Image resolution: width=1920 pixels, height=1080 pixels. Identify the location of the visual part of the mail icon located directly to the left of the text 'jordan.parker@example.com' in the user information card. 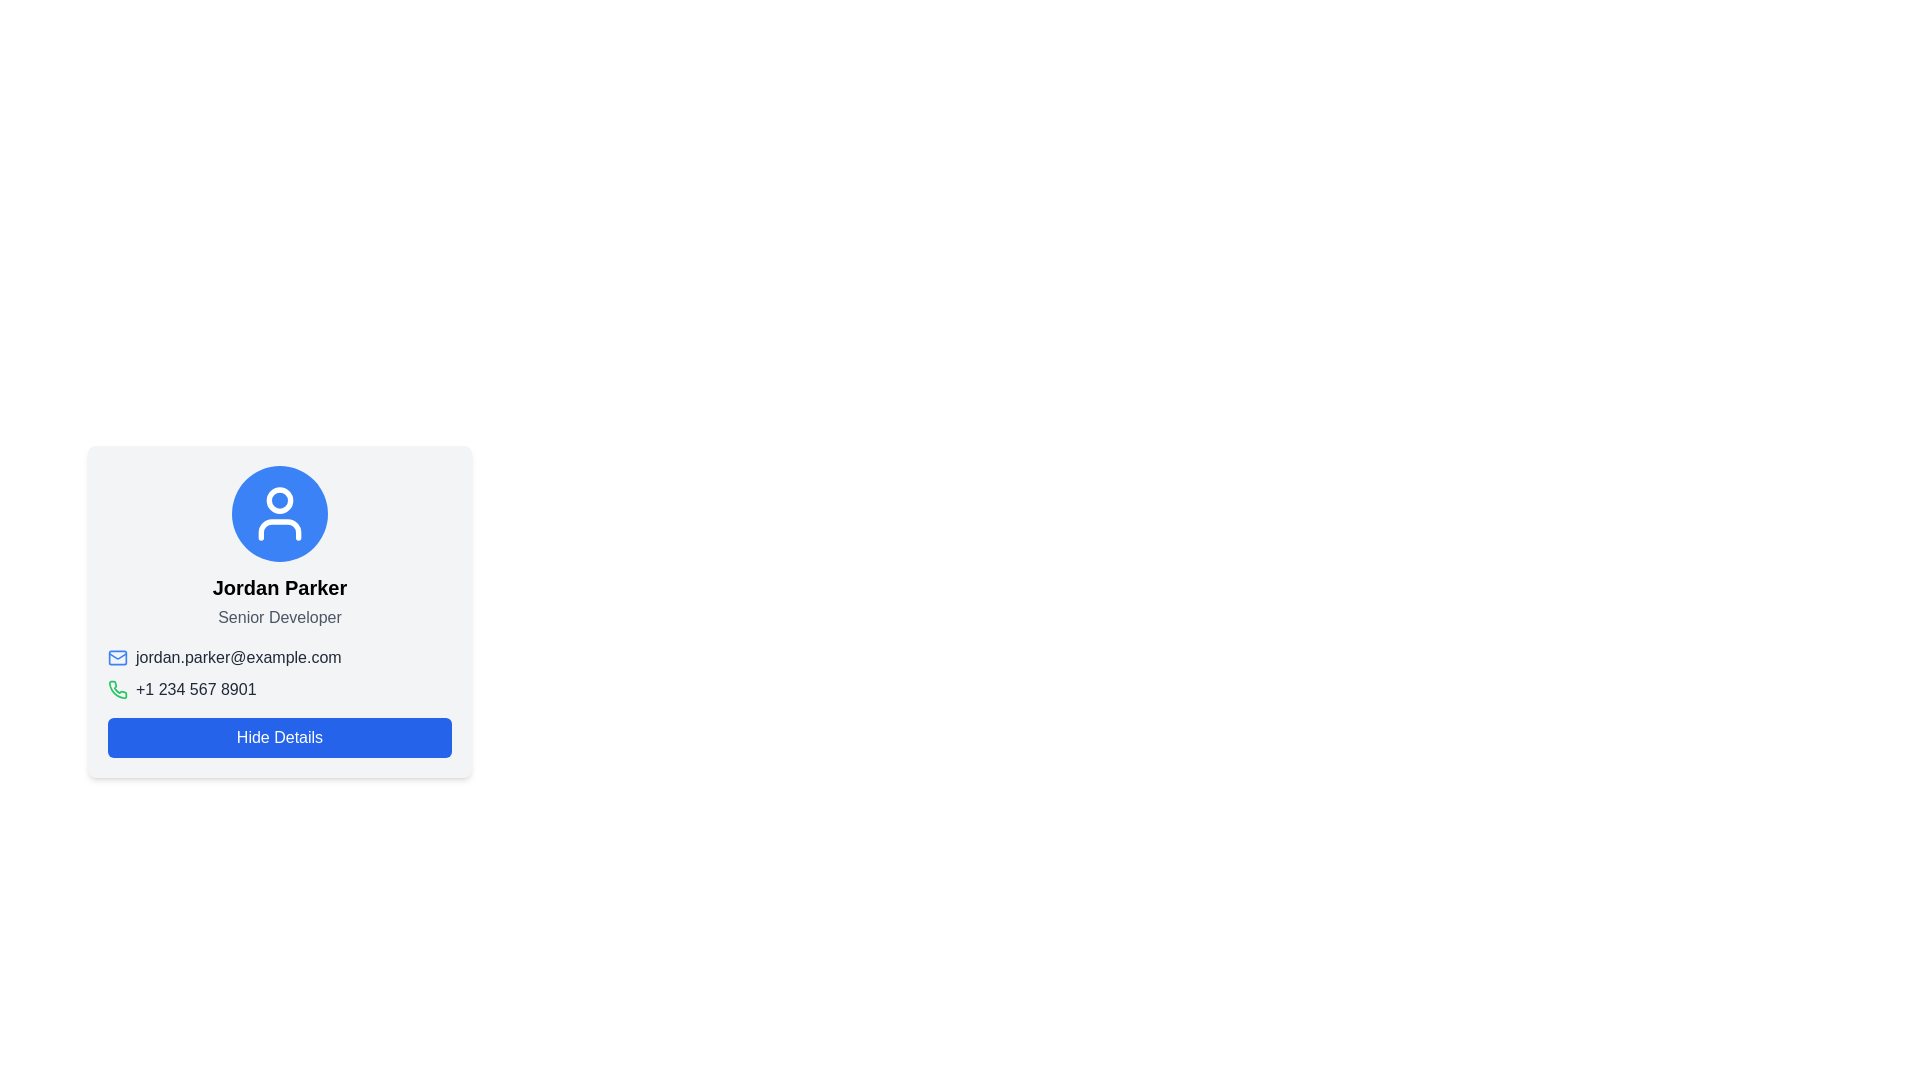
(117, 658).